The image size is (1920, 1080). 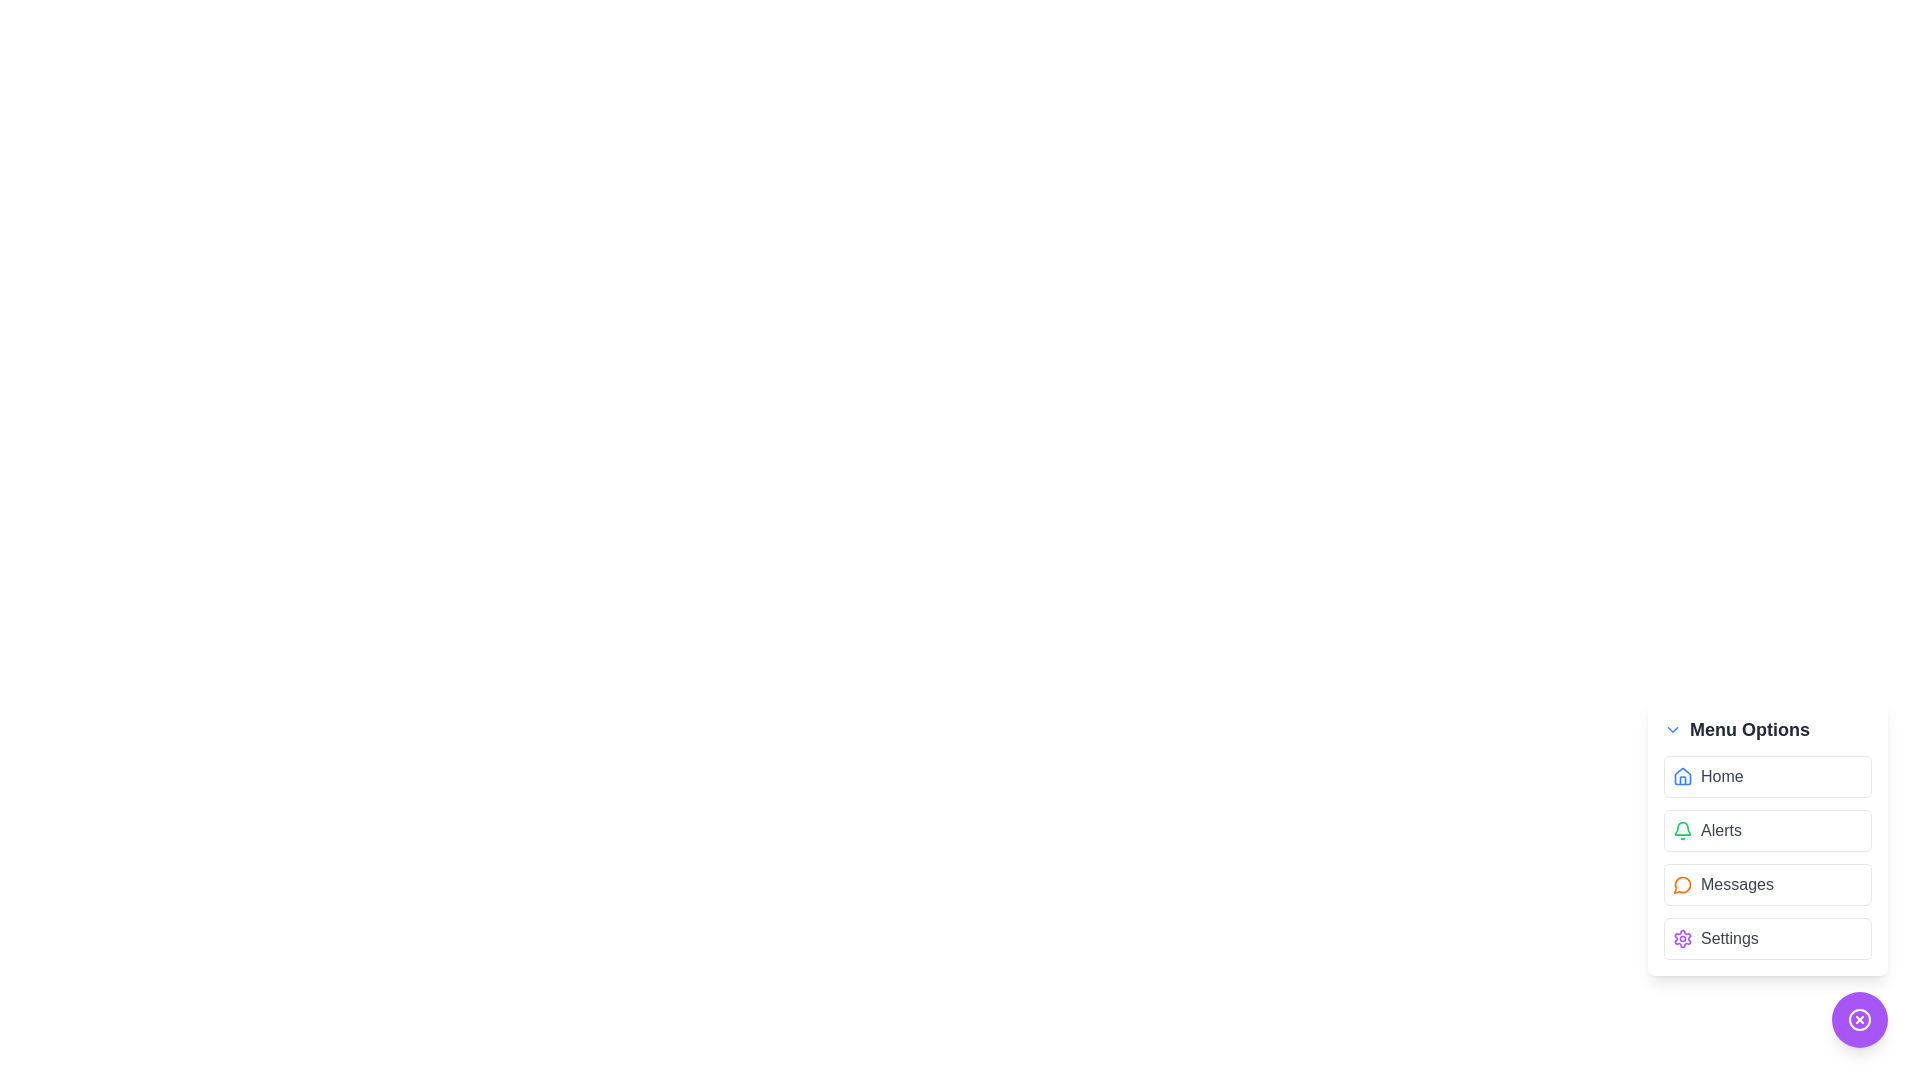 I want to click on the 'Menu Options' title, so click(x=1767, y=729).